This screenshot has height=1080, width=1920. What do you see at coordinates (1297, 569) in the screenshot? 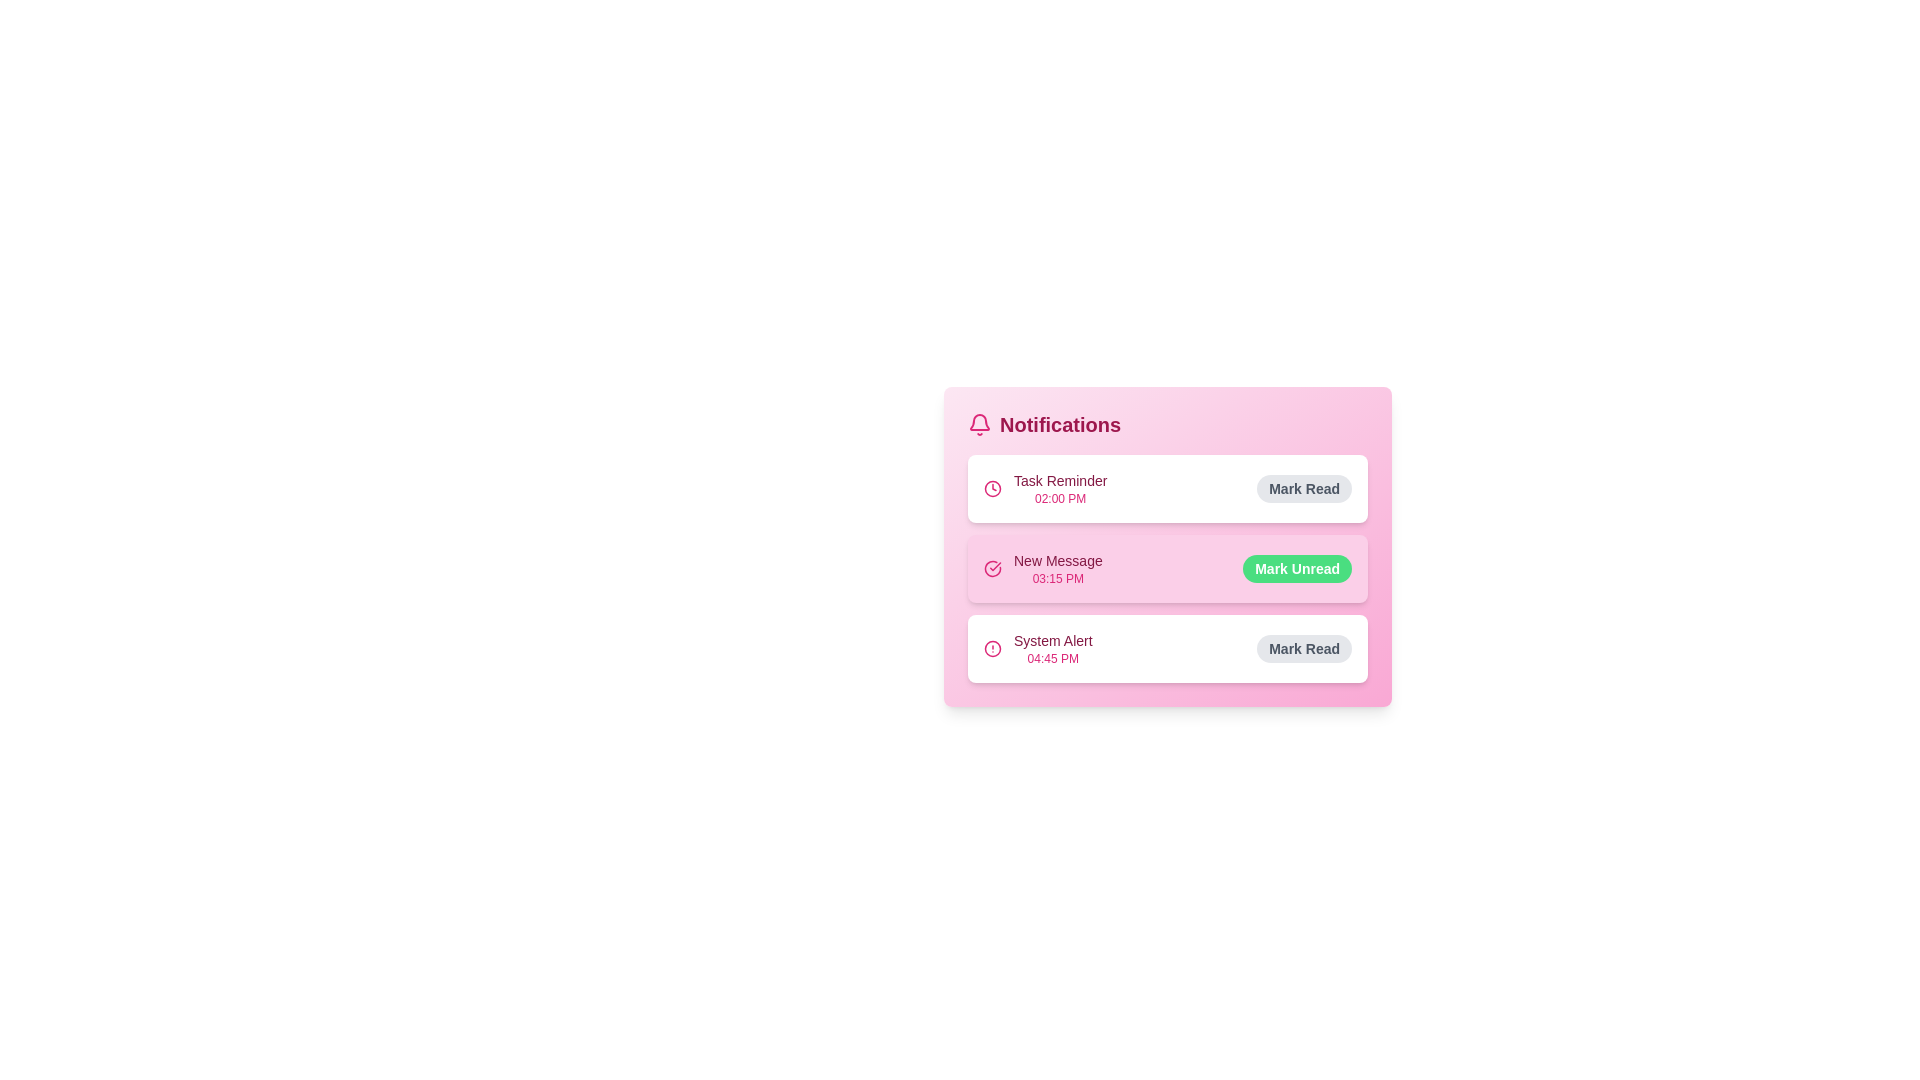
I see `the 'Mark Unread' button for the 'New Message' notification` at bounding box center [1297, 569].